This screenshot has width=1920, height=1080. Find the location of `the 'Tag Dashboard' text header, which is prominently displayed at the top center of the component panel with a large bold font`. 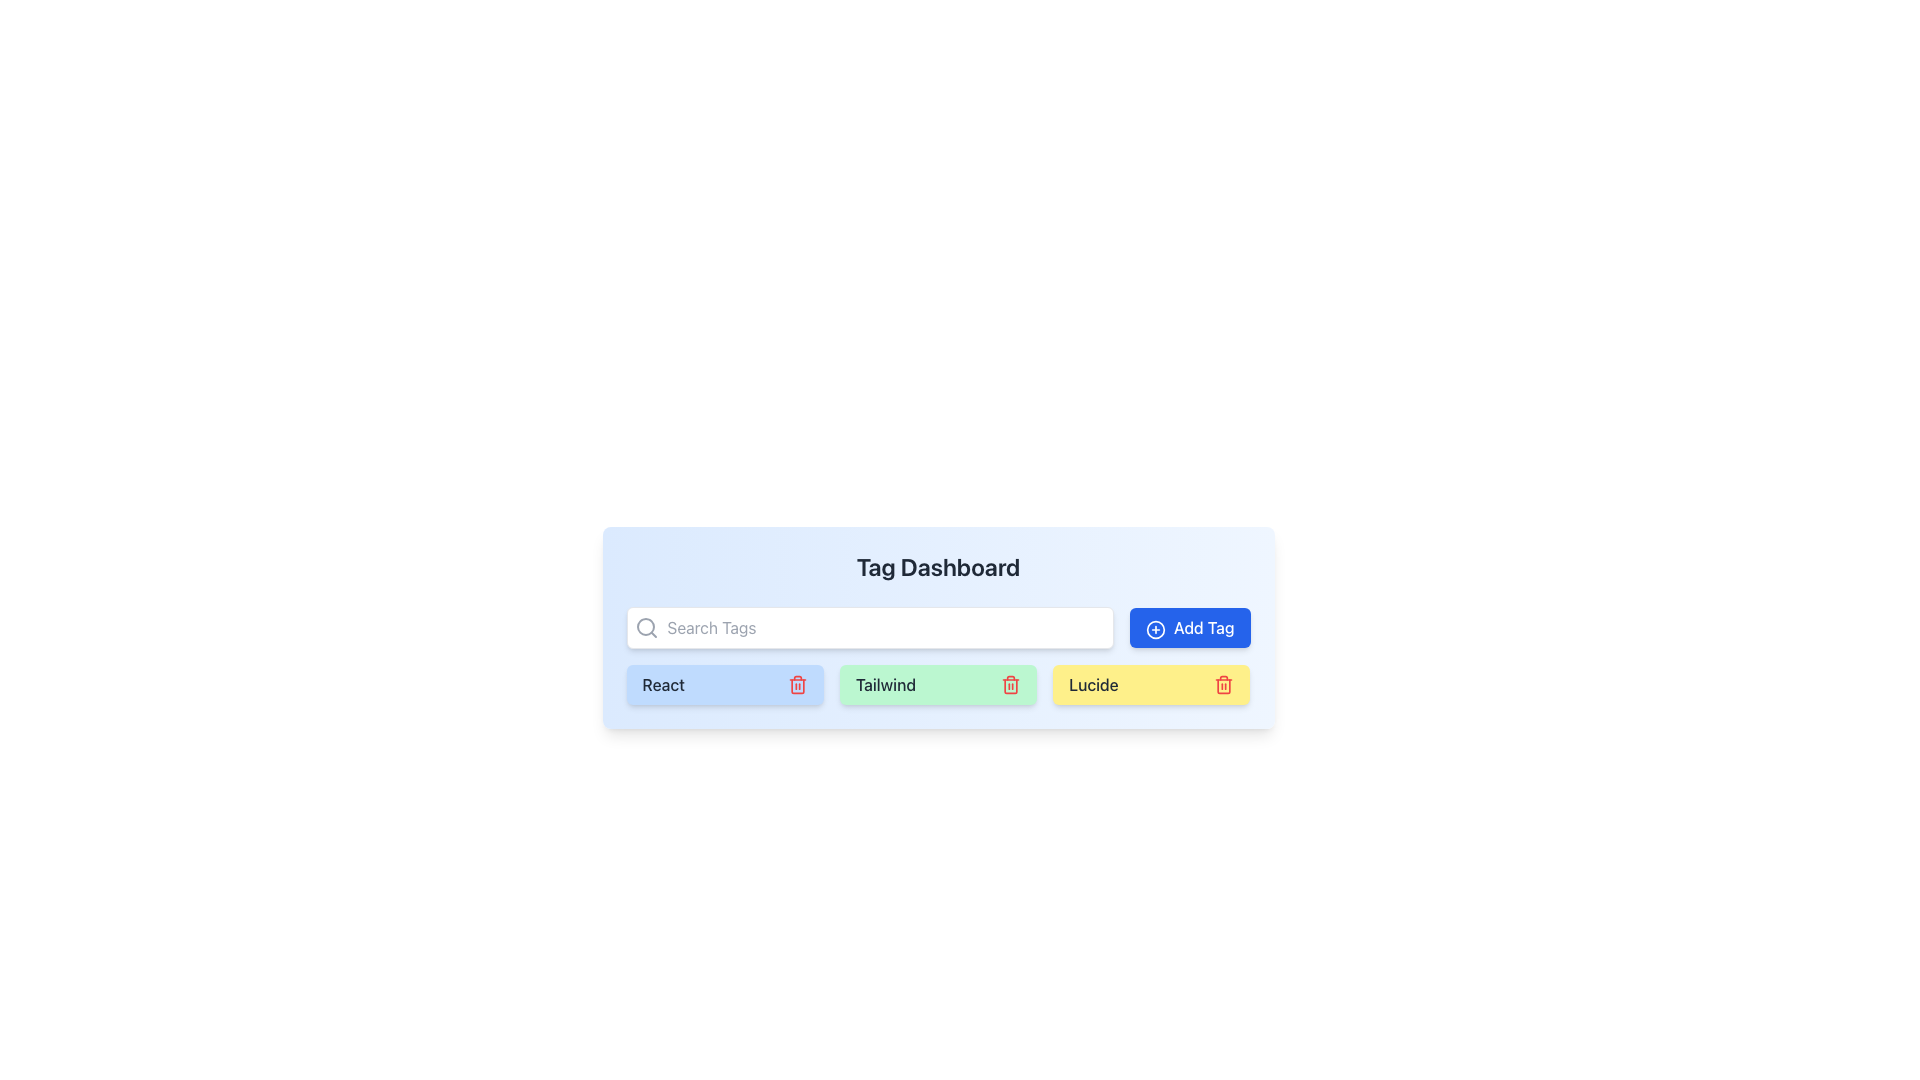

the 'Tag Dashboard' text header, which is prominently displayed at the top center of the component panel with a large bold font is located at coordinates (937, 567).